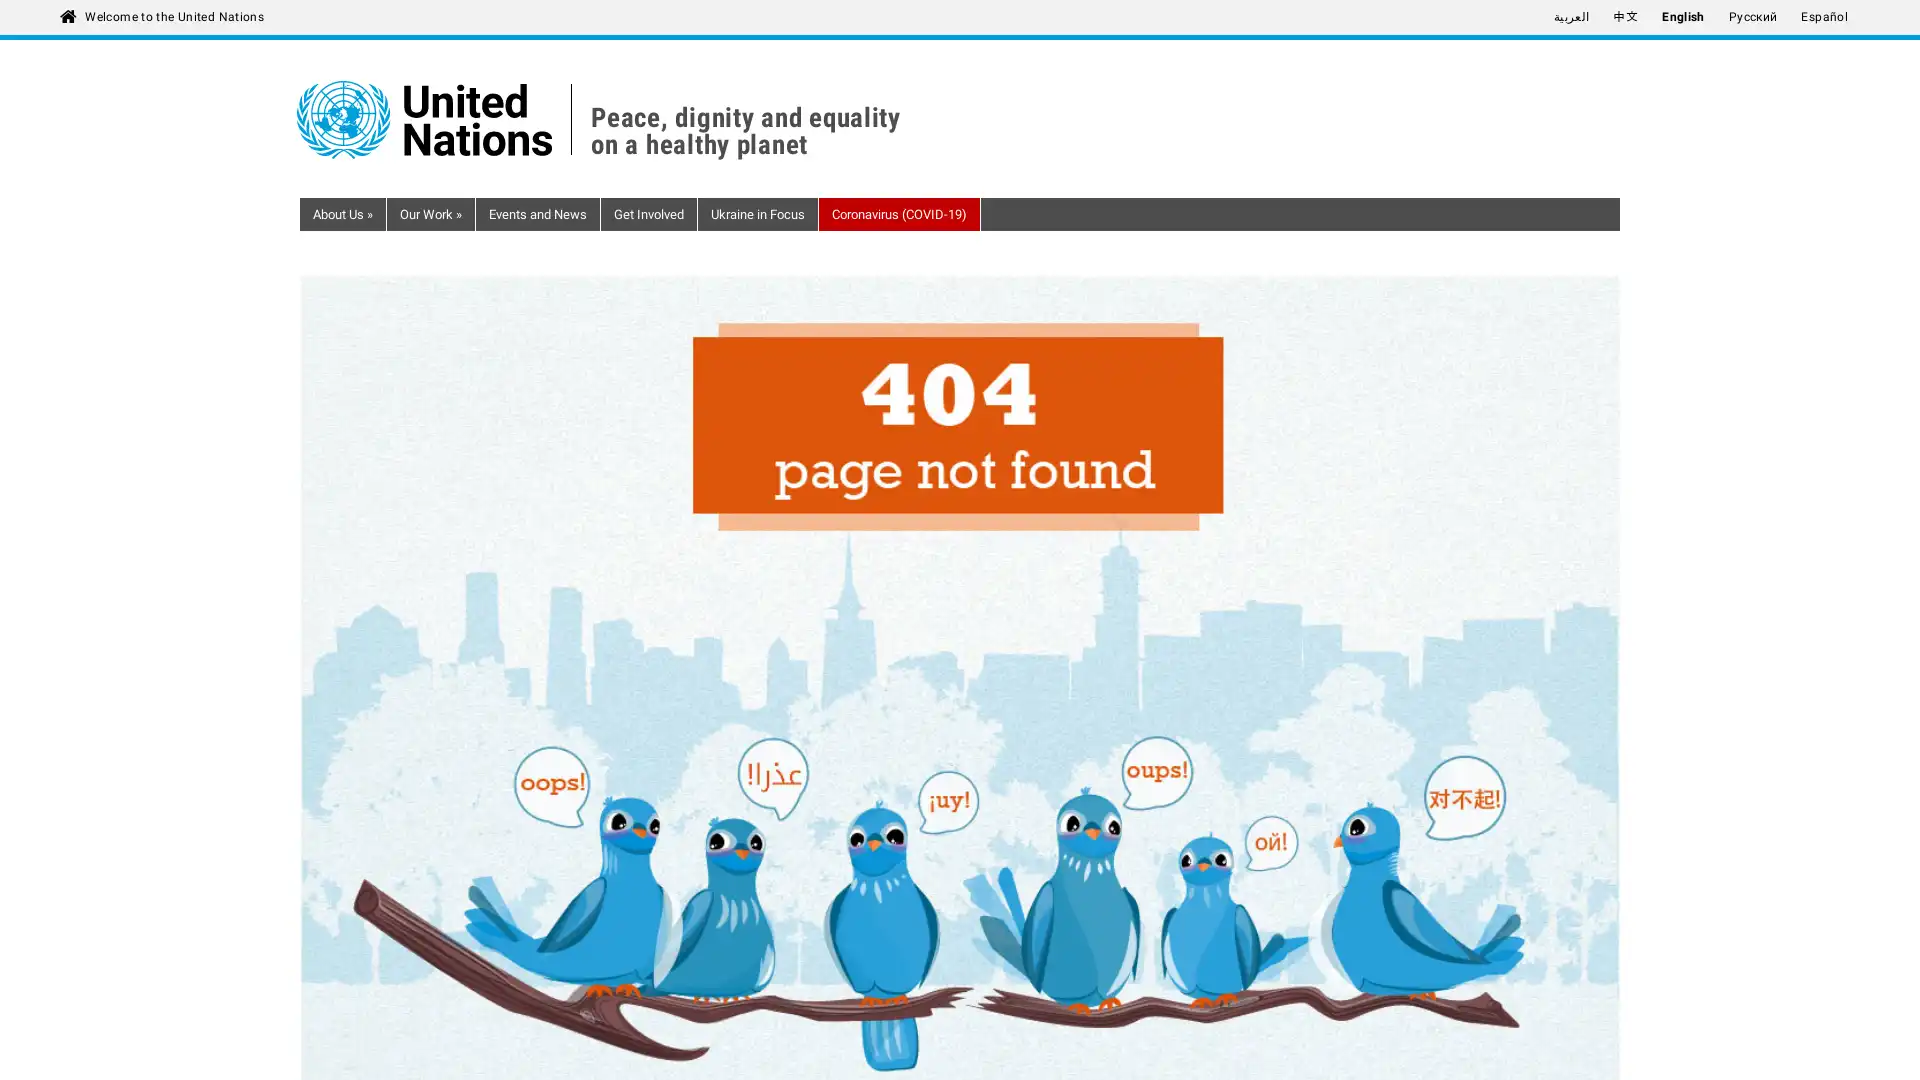 Image resolution: width=1920 pixels, height=1080 pixels. What do you see at coordinates (538, 213) in the screenshot?
I see `Events and News` at bounding box center [538, 213].